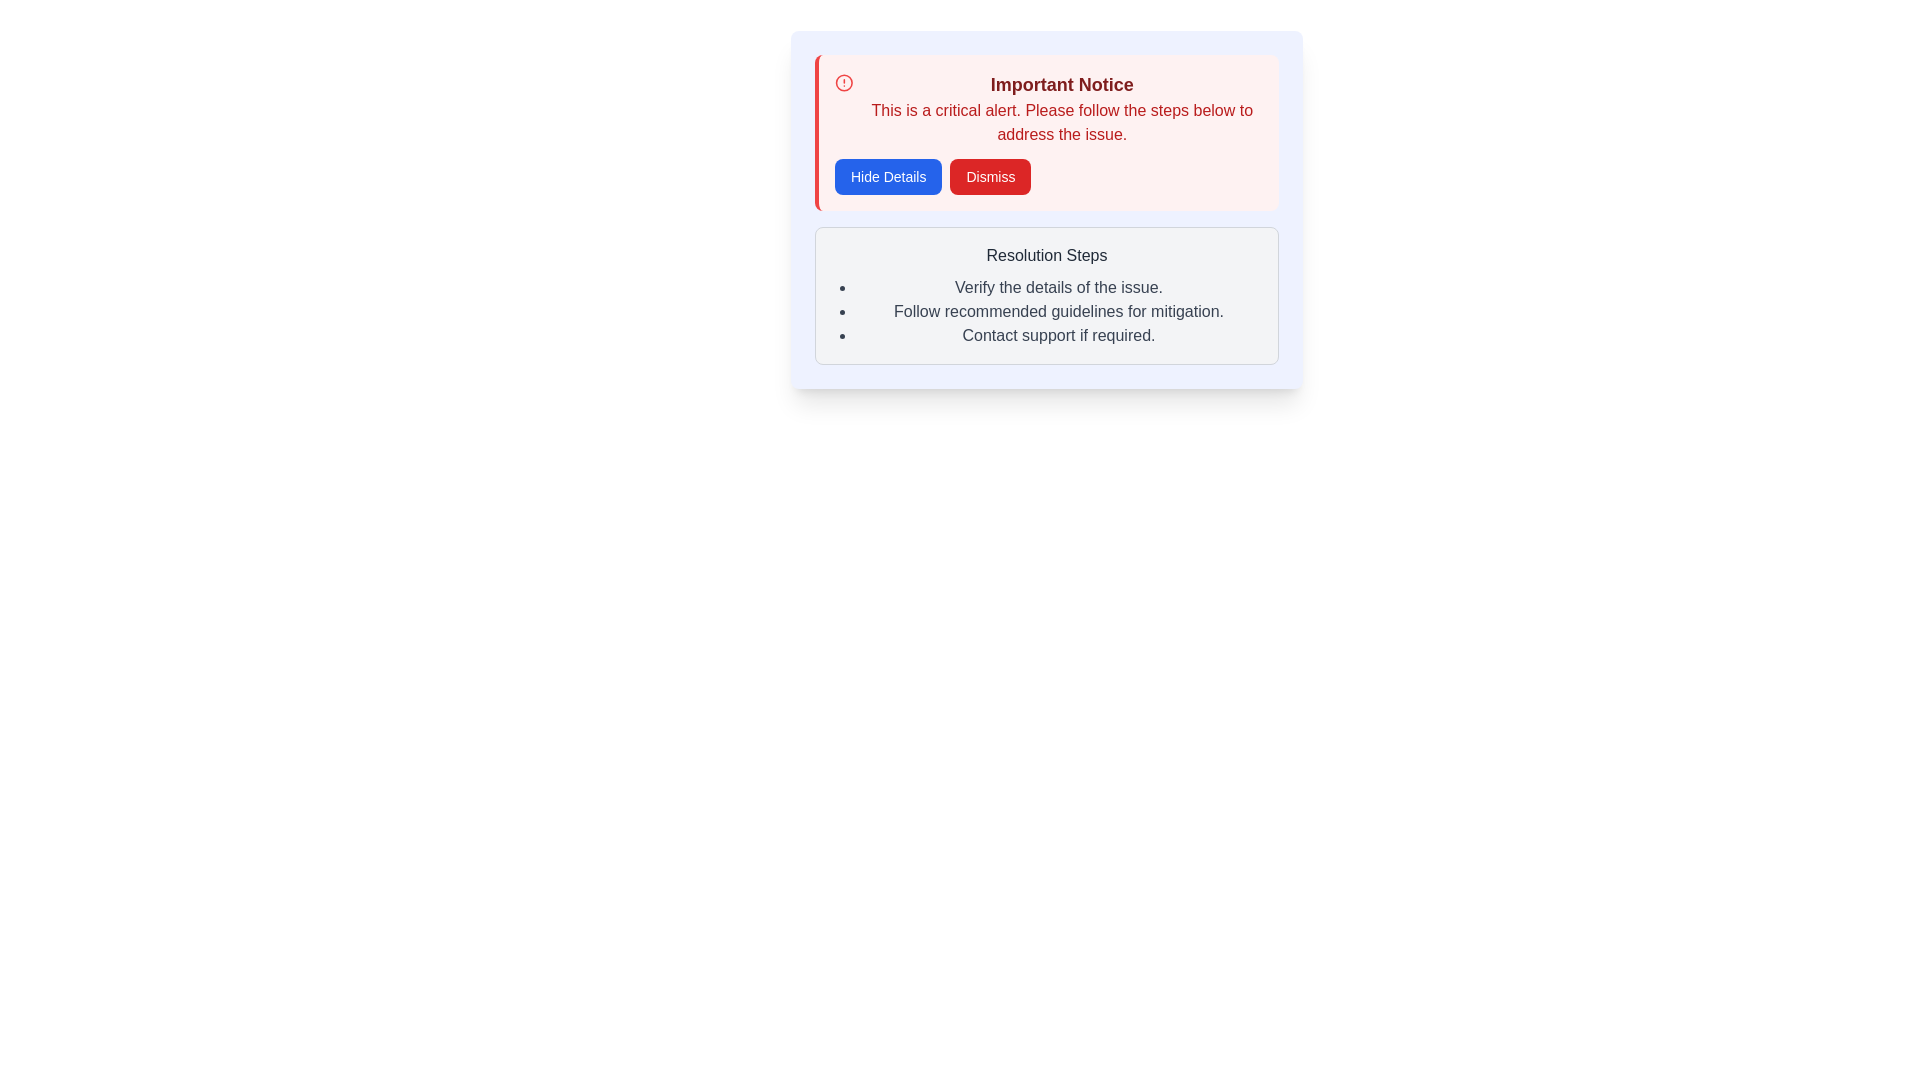 This screenshot has height=1080, width=1920. What do you see at coordinates (1061, 108) in the screenshot?
I see `alert text in the important notification text block, which is centrally positioned above the 'Resolution Steps' section and to the left of the 'Hide Details' and 'Dismiss' buttons` at bounding box center [1061, 108].